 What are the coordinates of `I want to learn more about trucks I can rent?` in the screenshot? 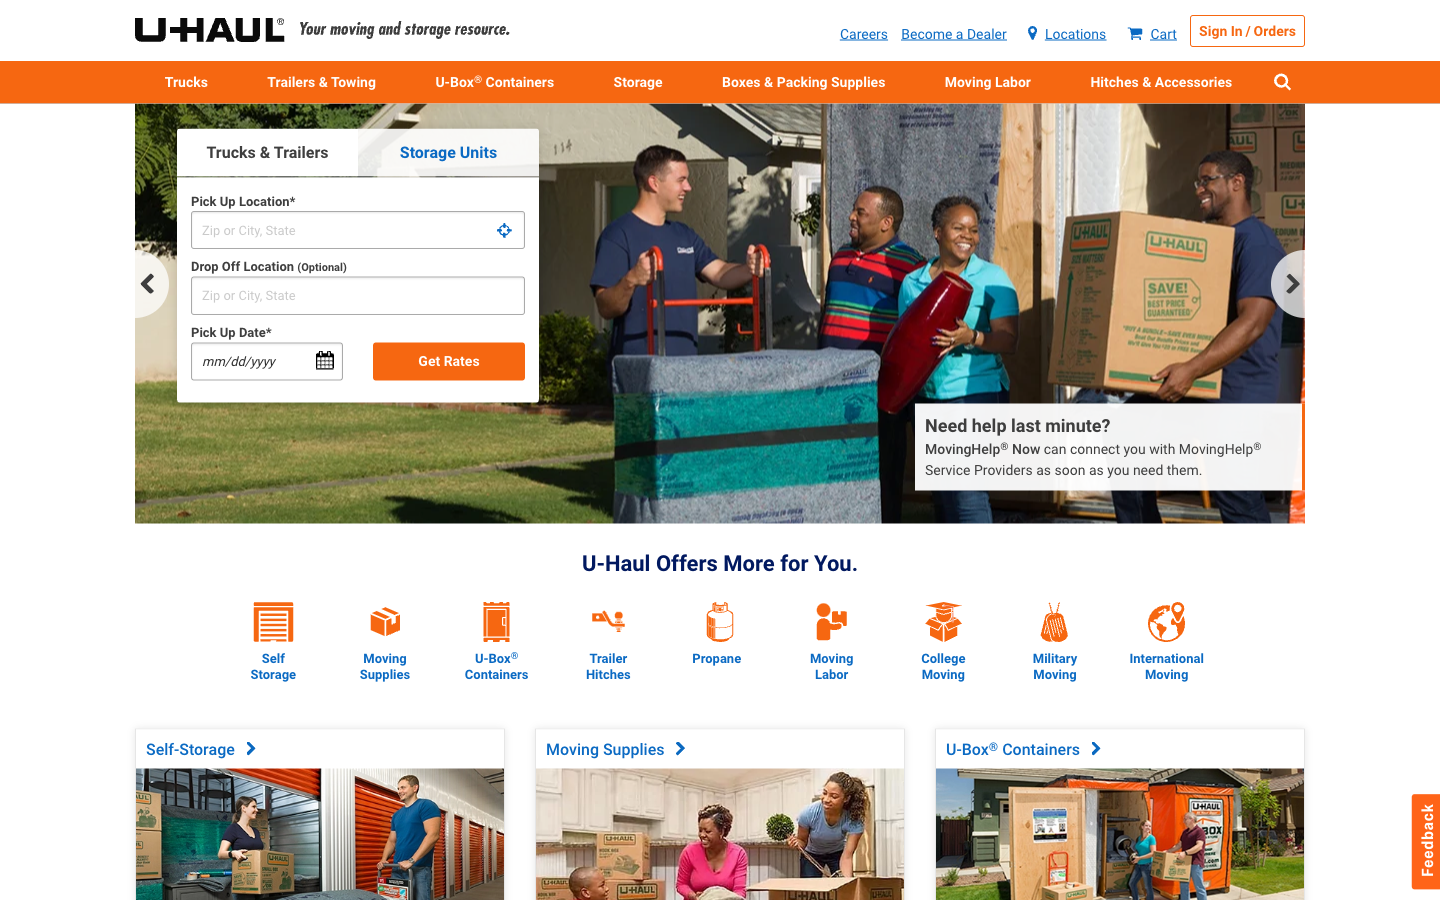 It's located at (186, 80).